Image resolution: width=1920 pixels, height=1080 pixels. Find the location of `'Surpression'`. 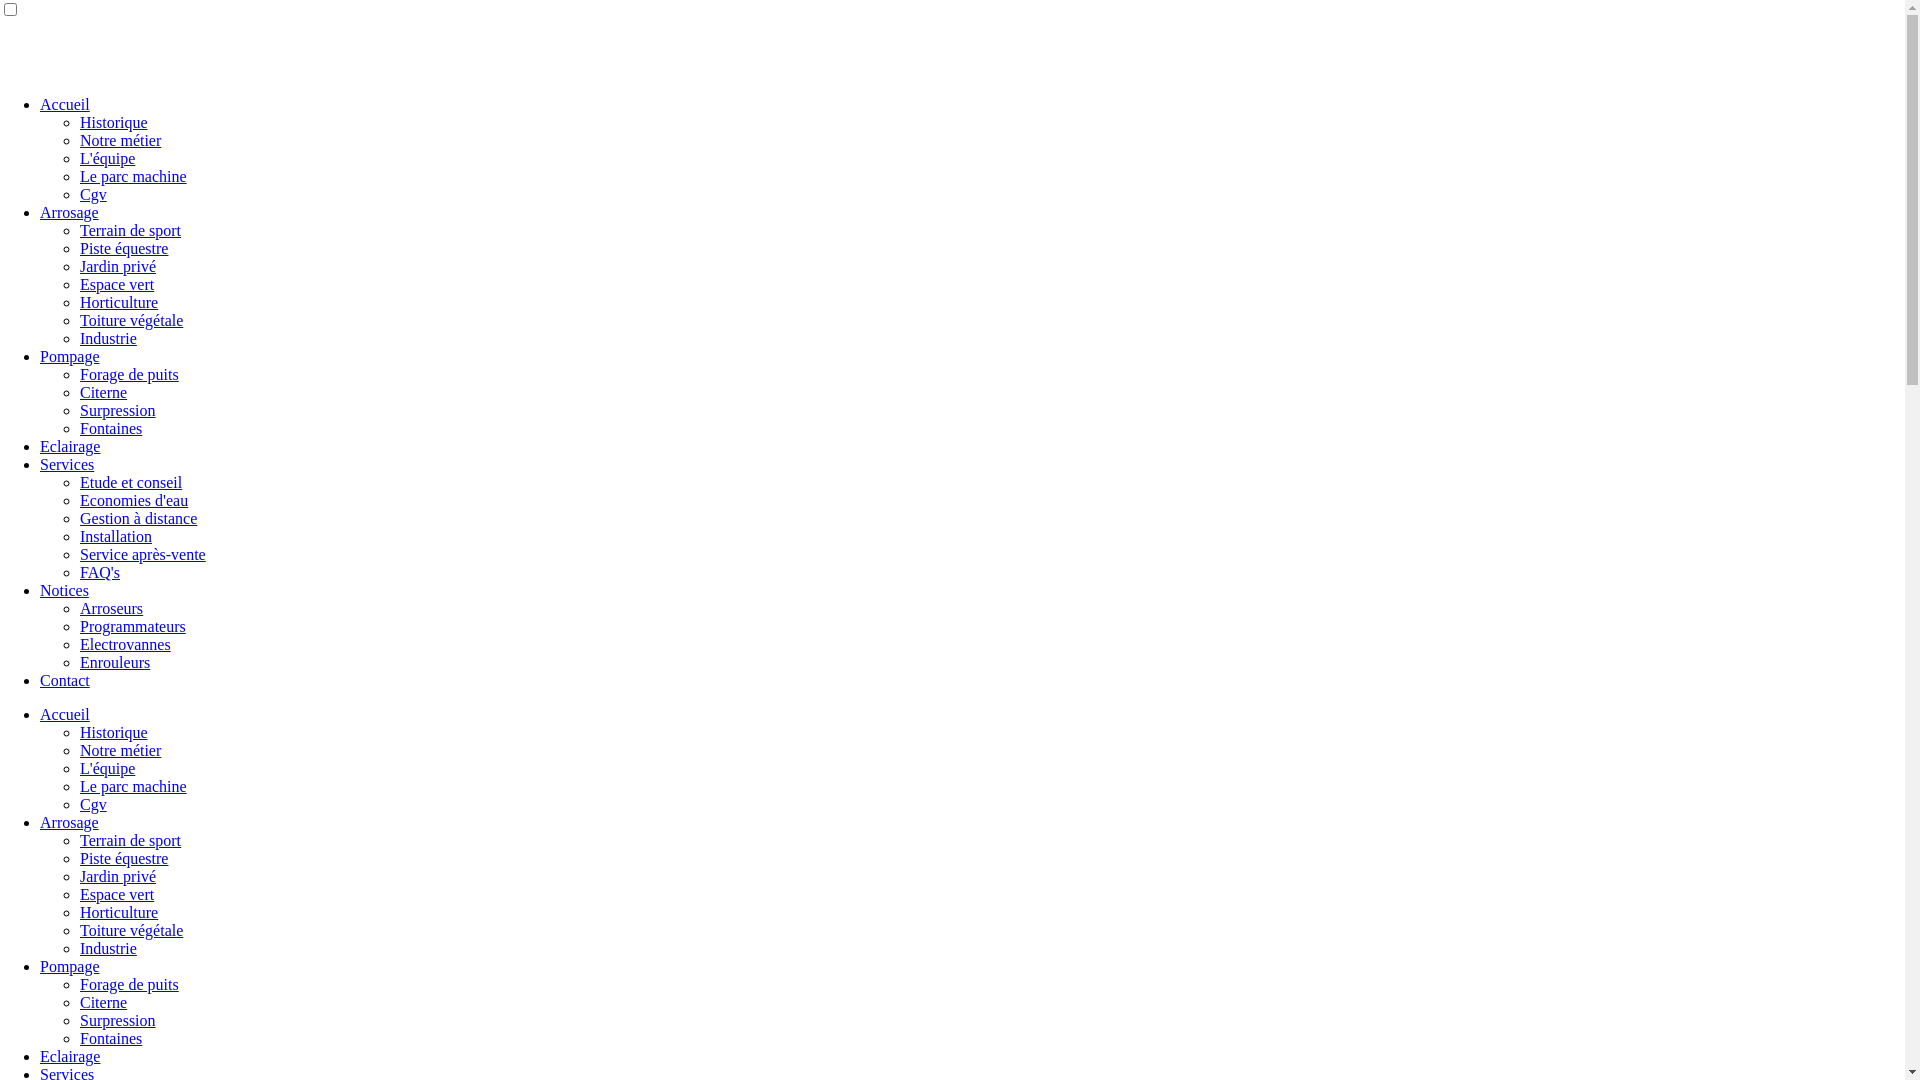

'Surpression' is located at coordinates (80, 1020).